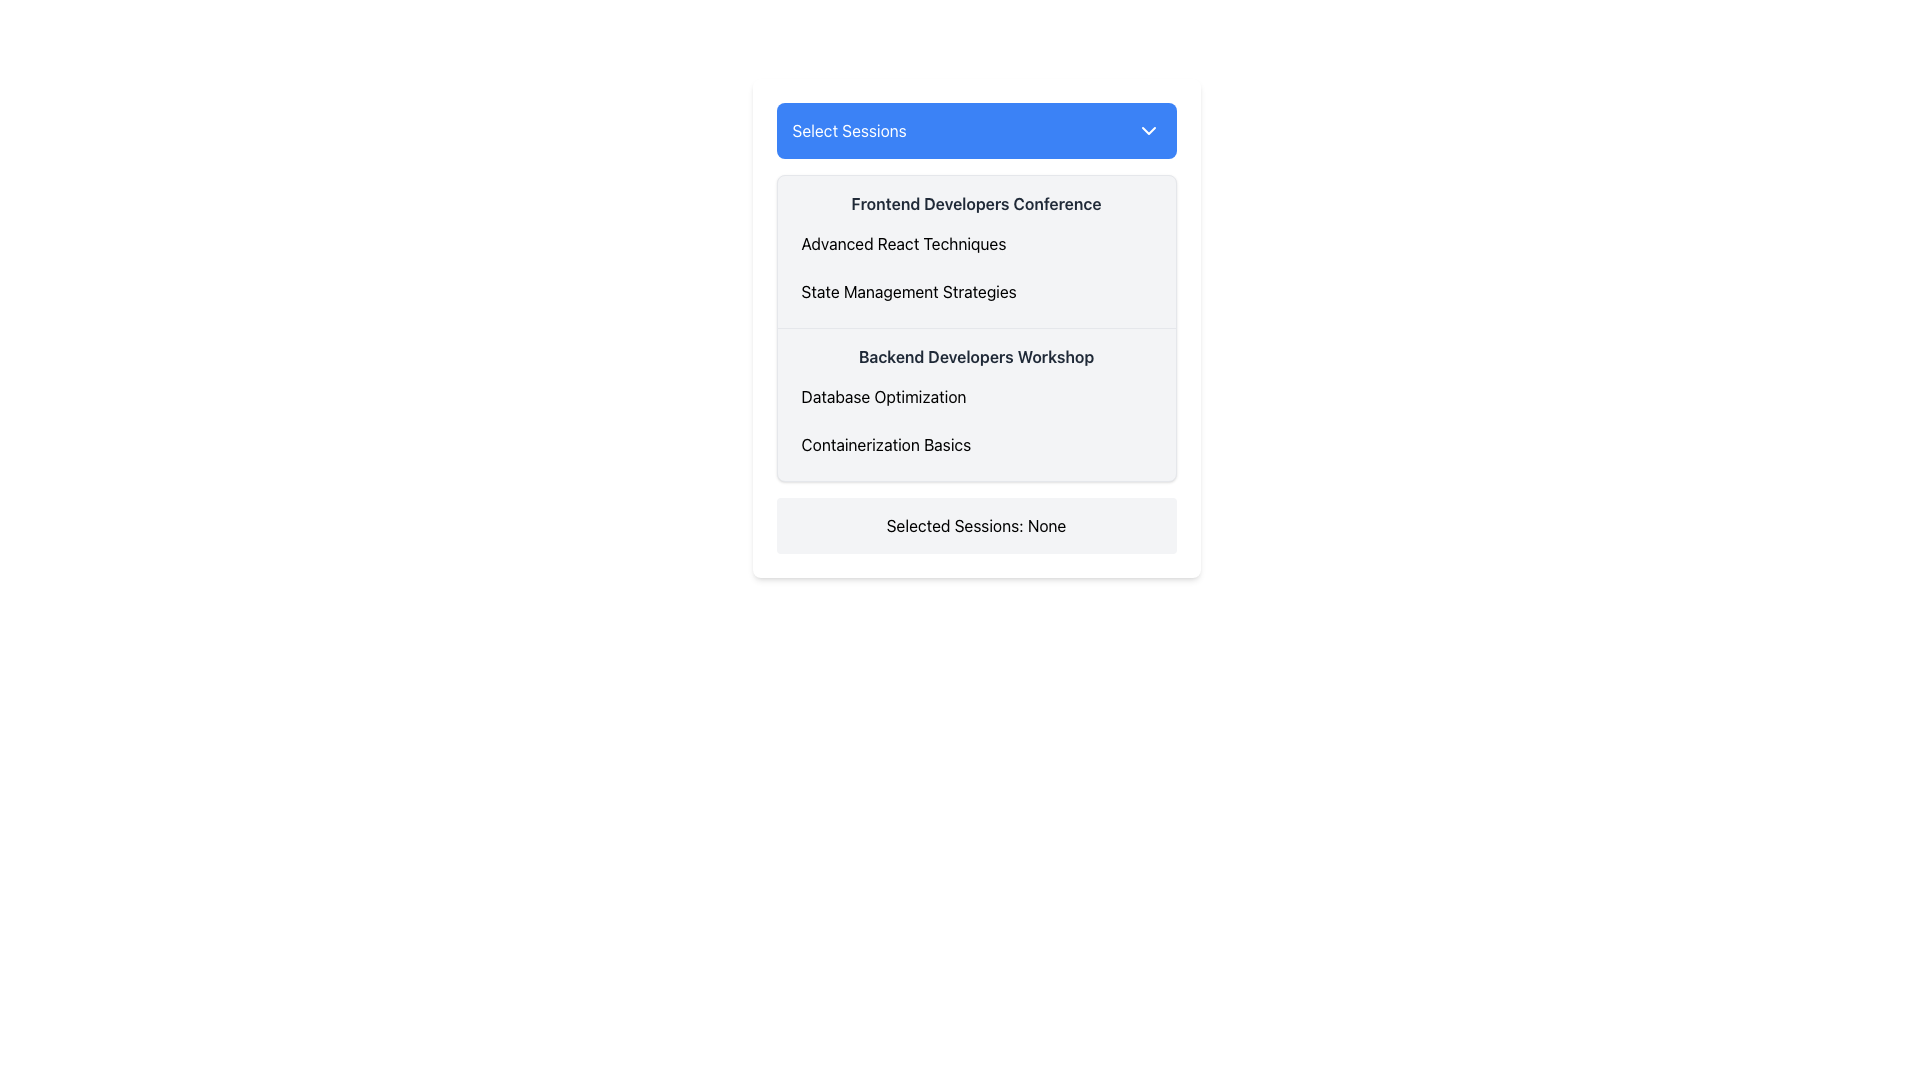 The image size is (1920, 1080). What do you see at coordinates (882, 397) in the screenshot?
I see `the selectable session topic text label positioned under the 'Backend Developers Workshop' heading in the middle section of the session selection panel` at bounding box center [882, 397].